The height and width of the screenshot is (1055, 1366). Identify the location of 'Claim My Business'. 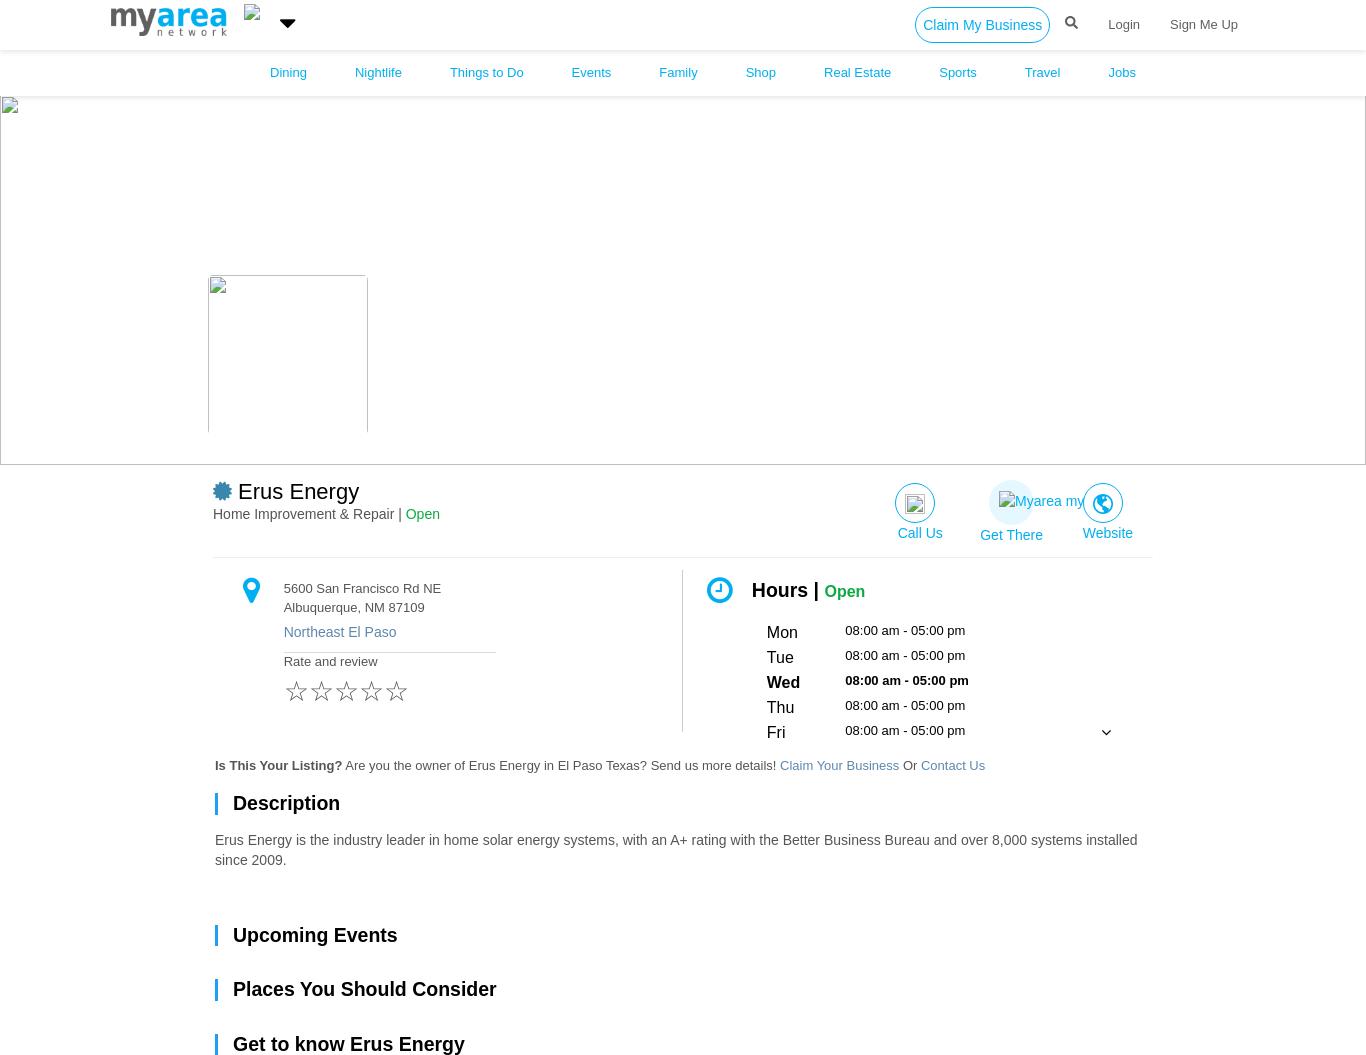
(982, 25).